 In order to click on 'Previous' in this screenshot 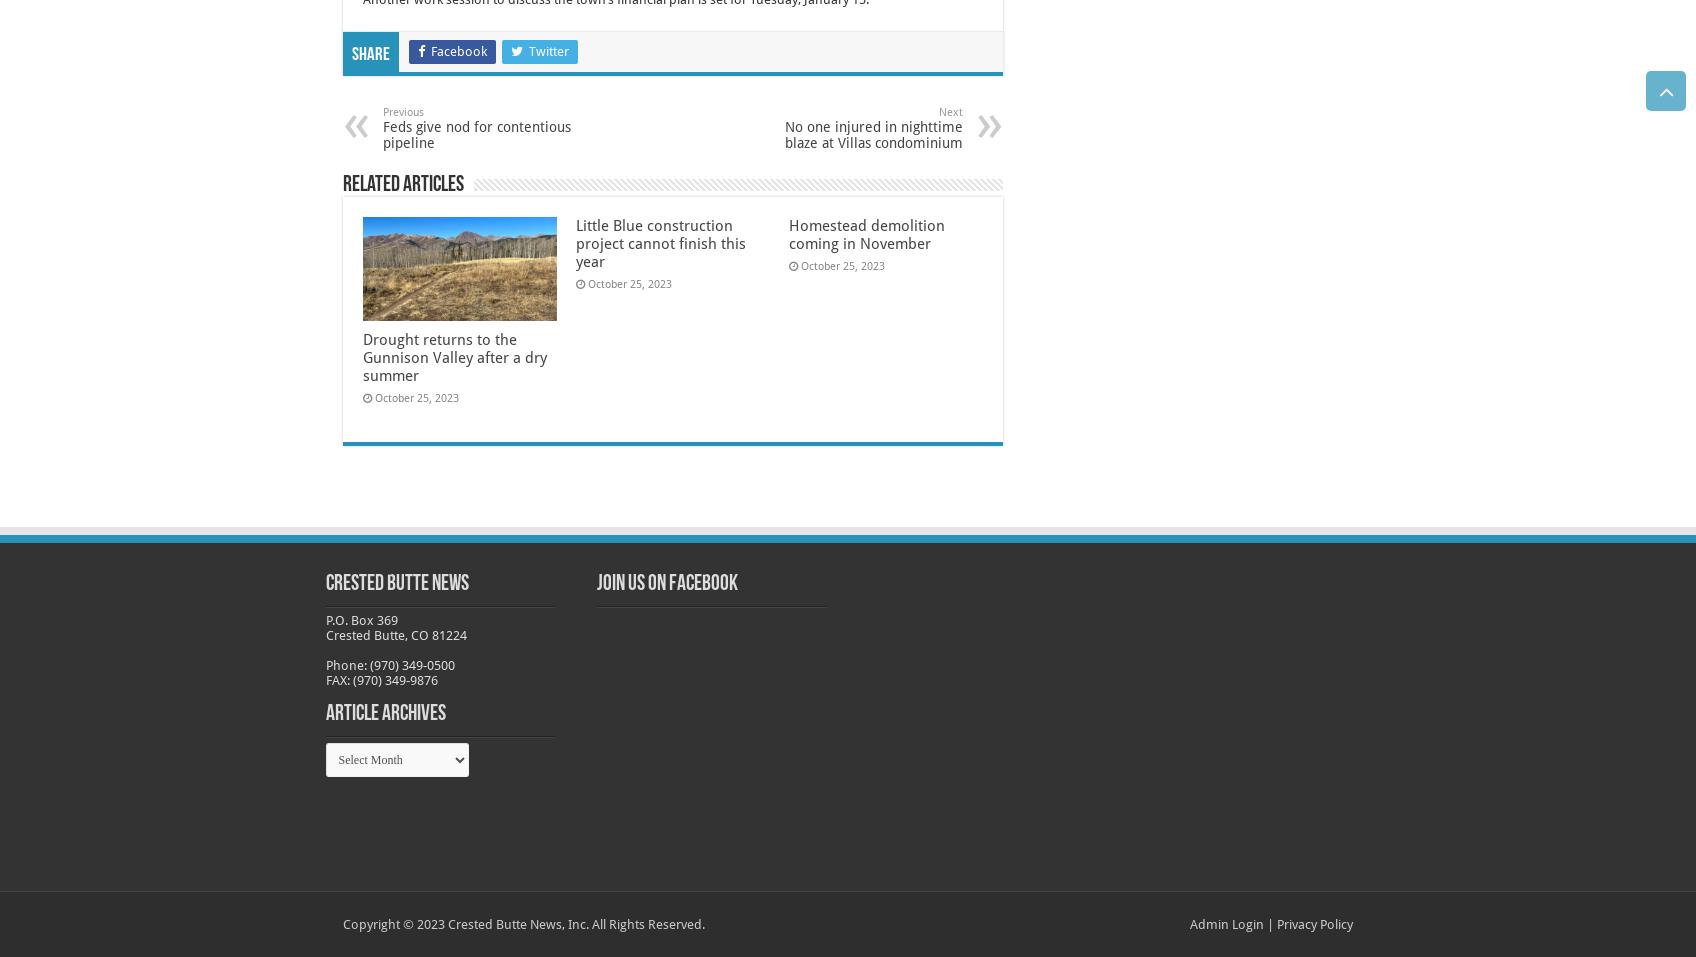, I will do `click(381, 112)`.